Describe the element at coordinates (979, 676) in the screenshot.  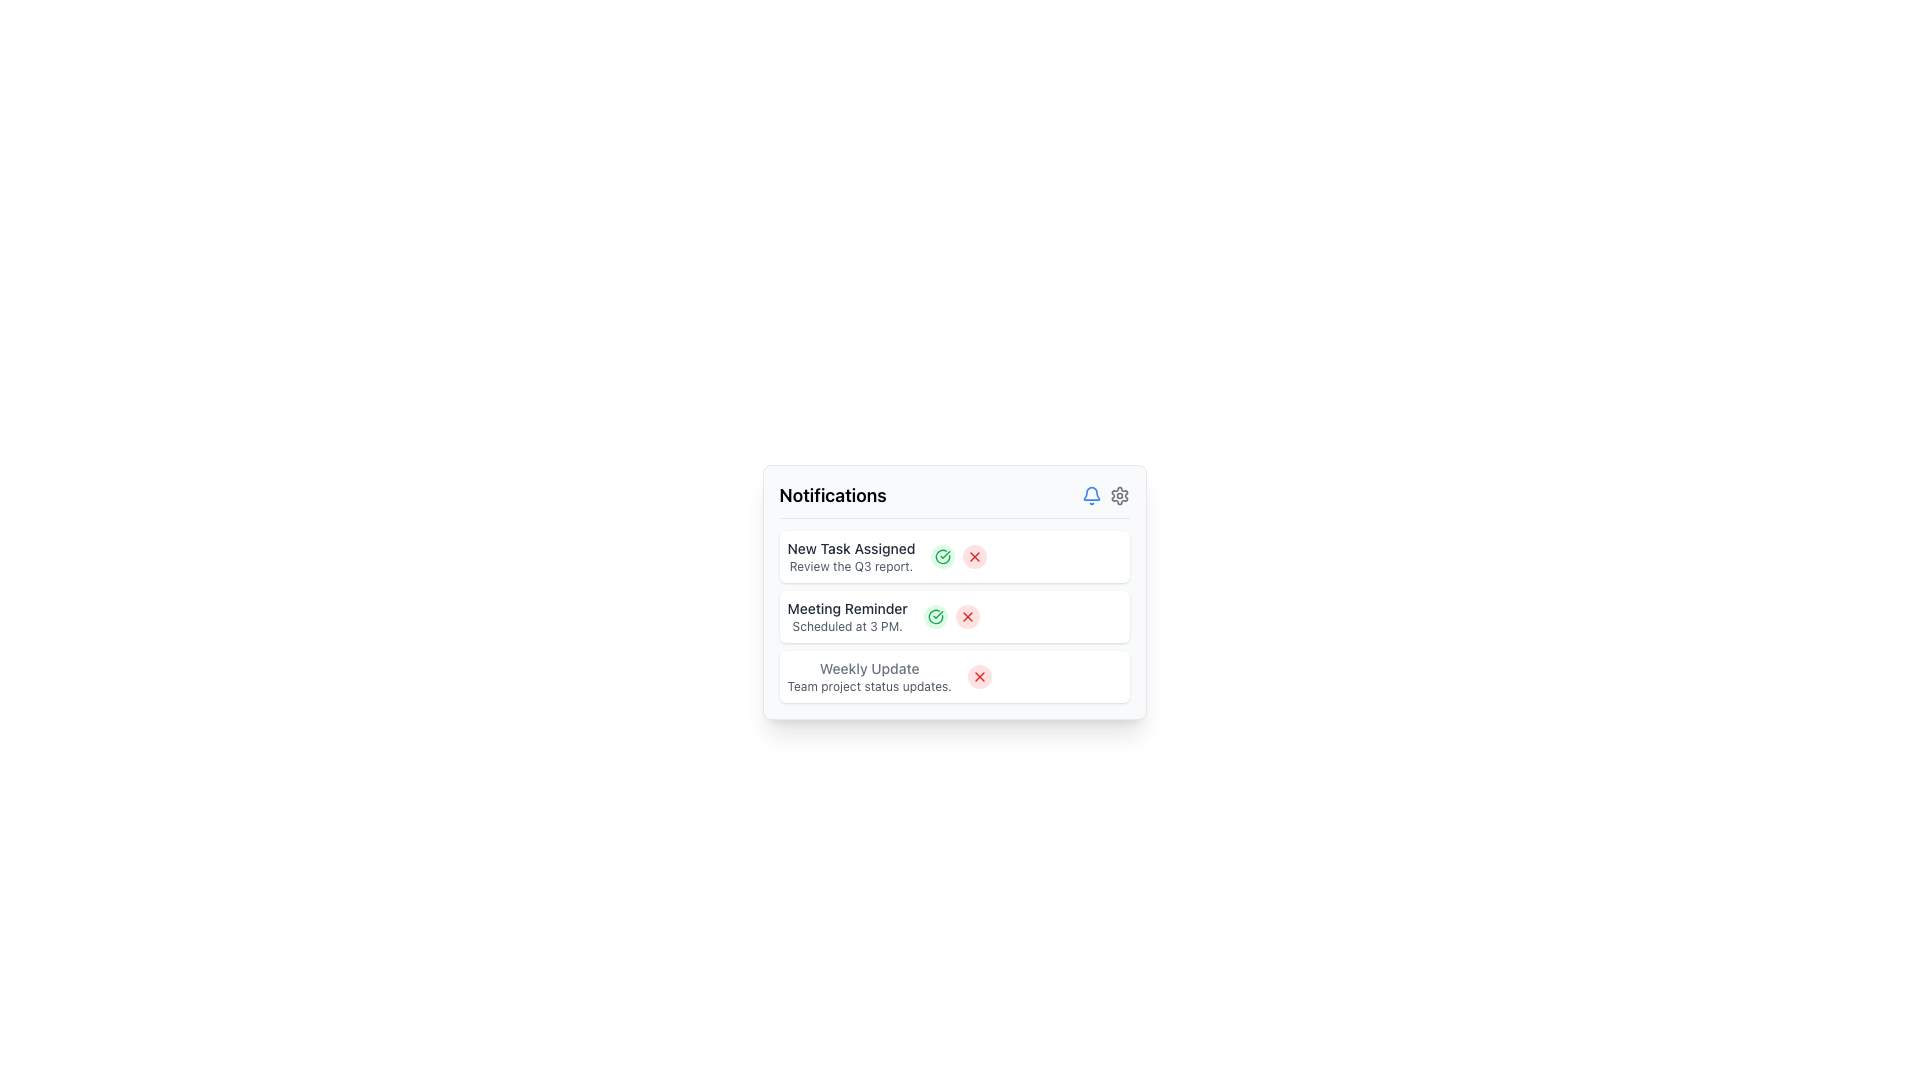
I see `the 'delete' or 'dismiss' button located at the far-right end of the notification block for 'Weekly Update: Team project status updates'` at that location.